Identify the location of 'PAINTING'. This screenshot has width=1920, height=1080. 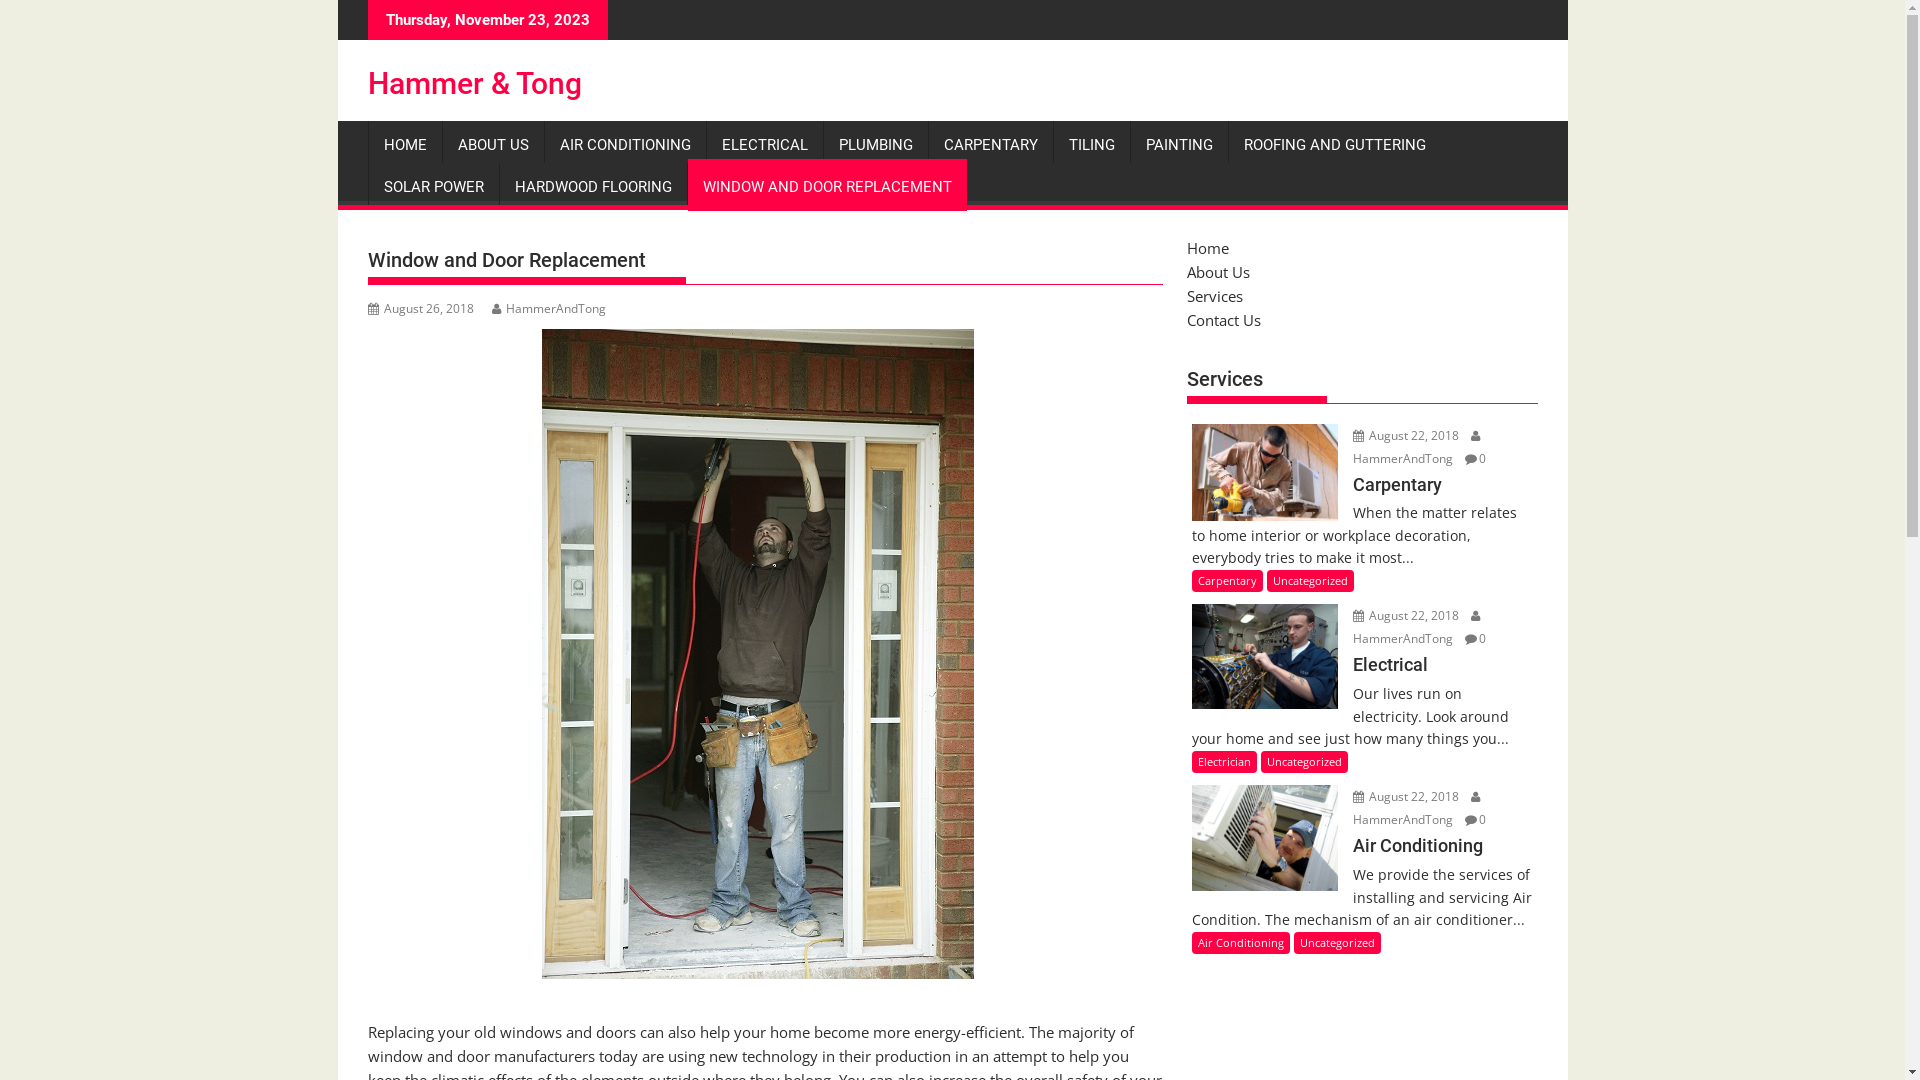
(1129, 144).